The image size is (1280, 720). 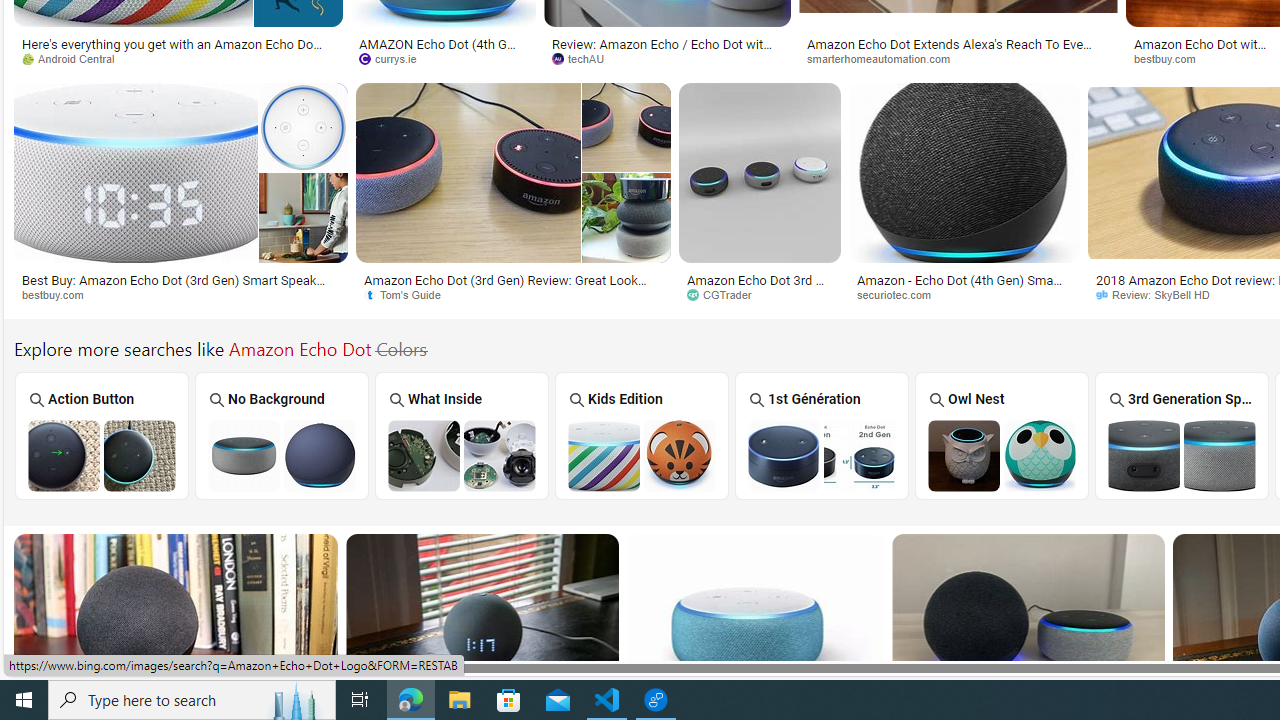 I want to click on 'Amazon Echo Dot Owl and Nest', so click(x=1002, y=455).